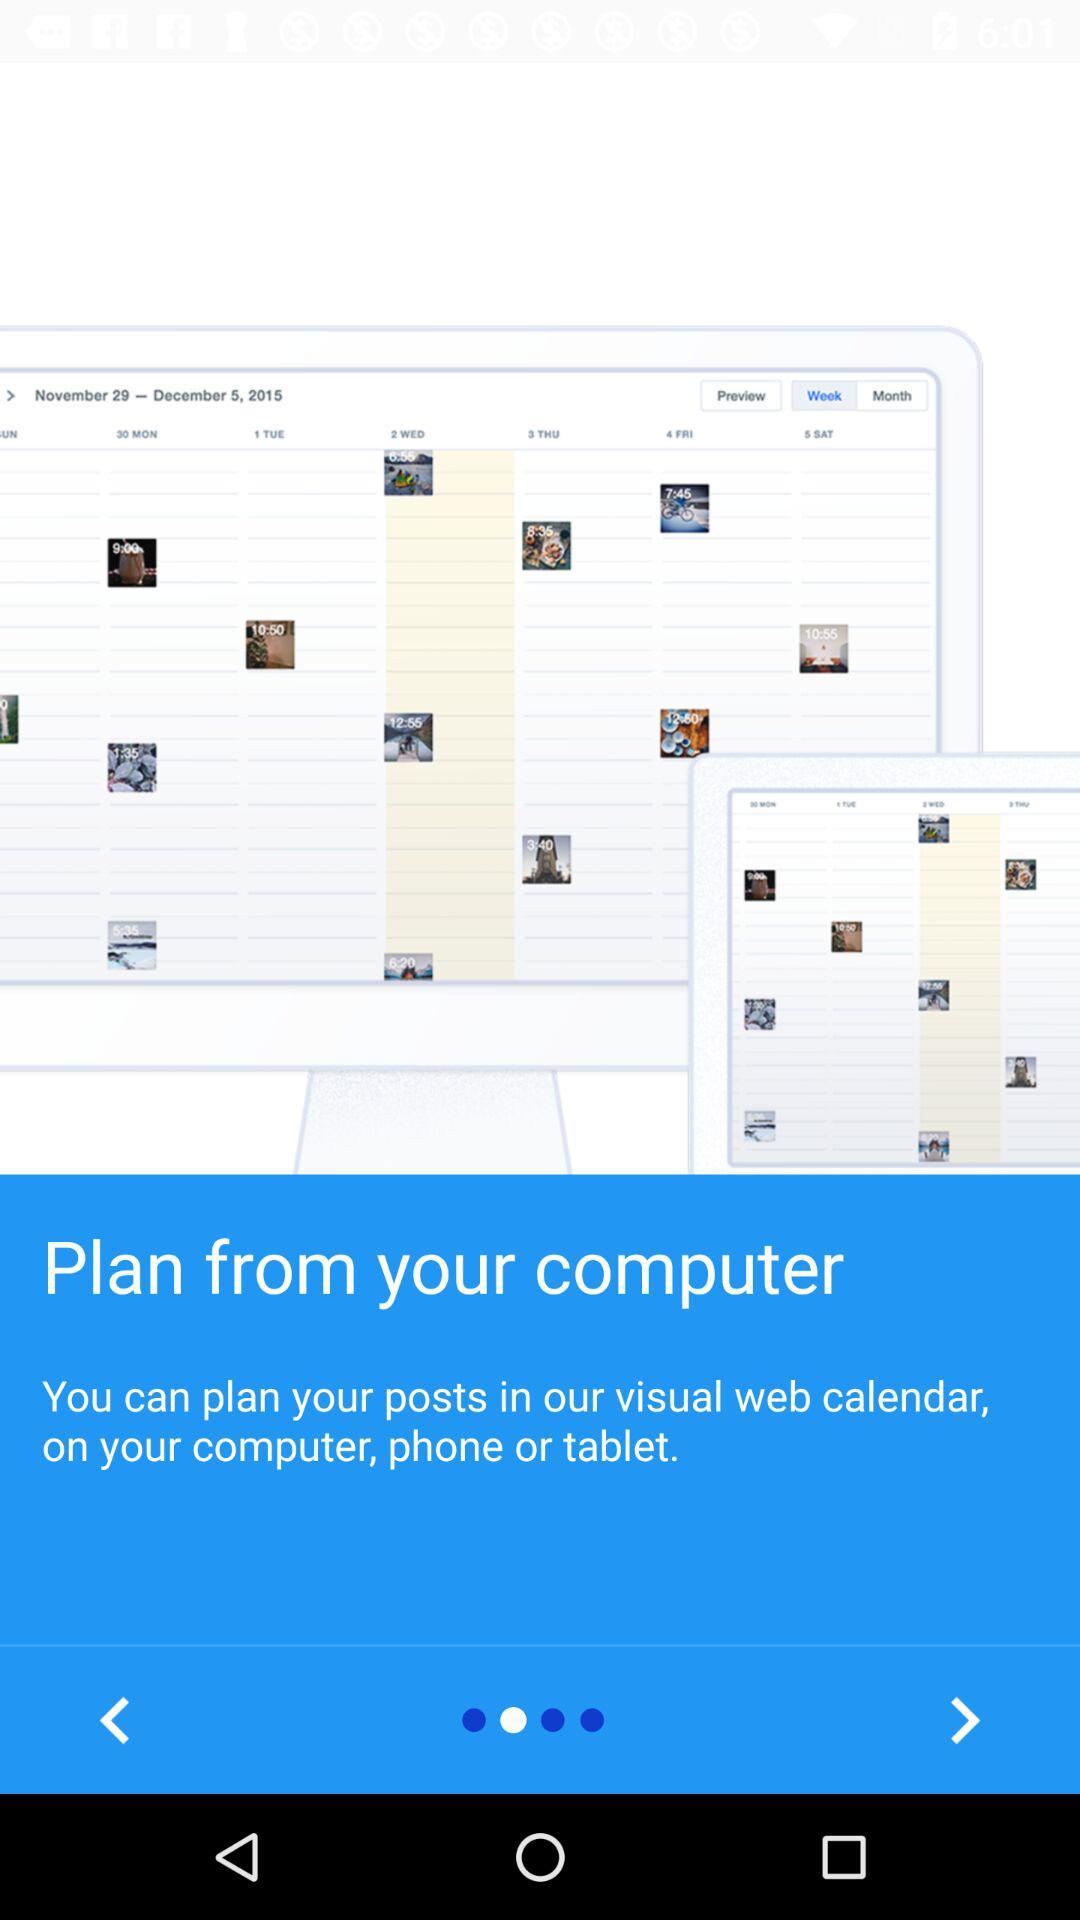 Image resolution: width=1080 pixels, height=1920 pixels. I want to click on go back, so click(115, 1719).